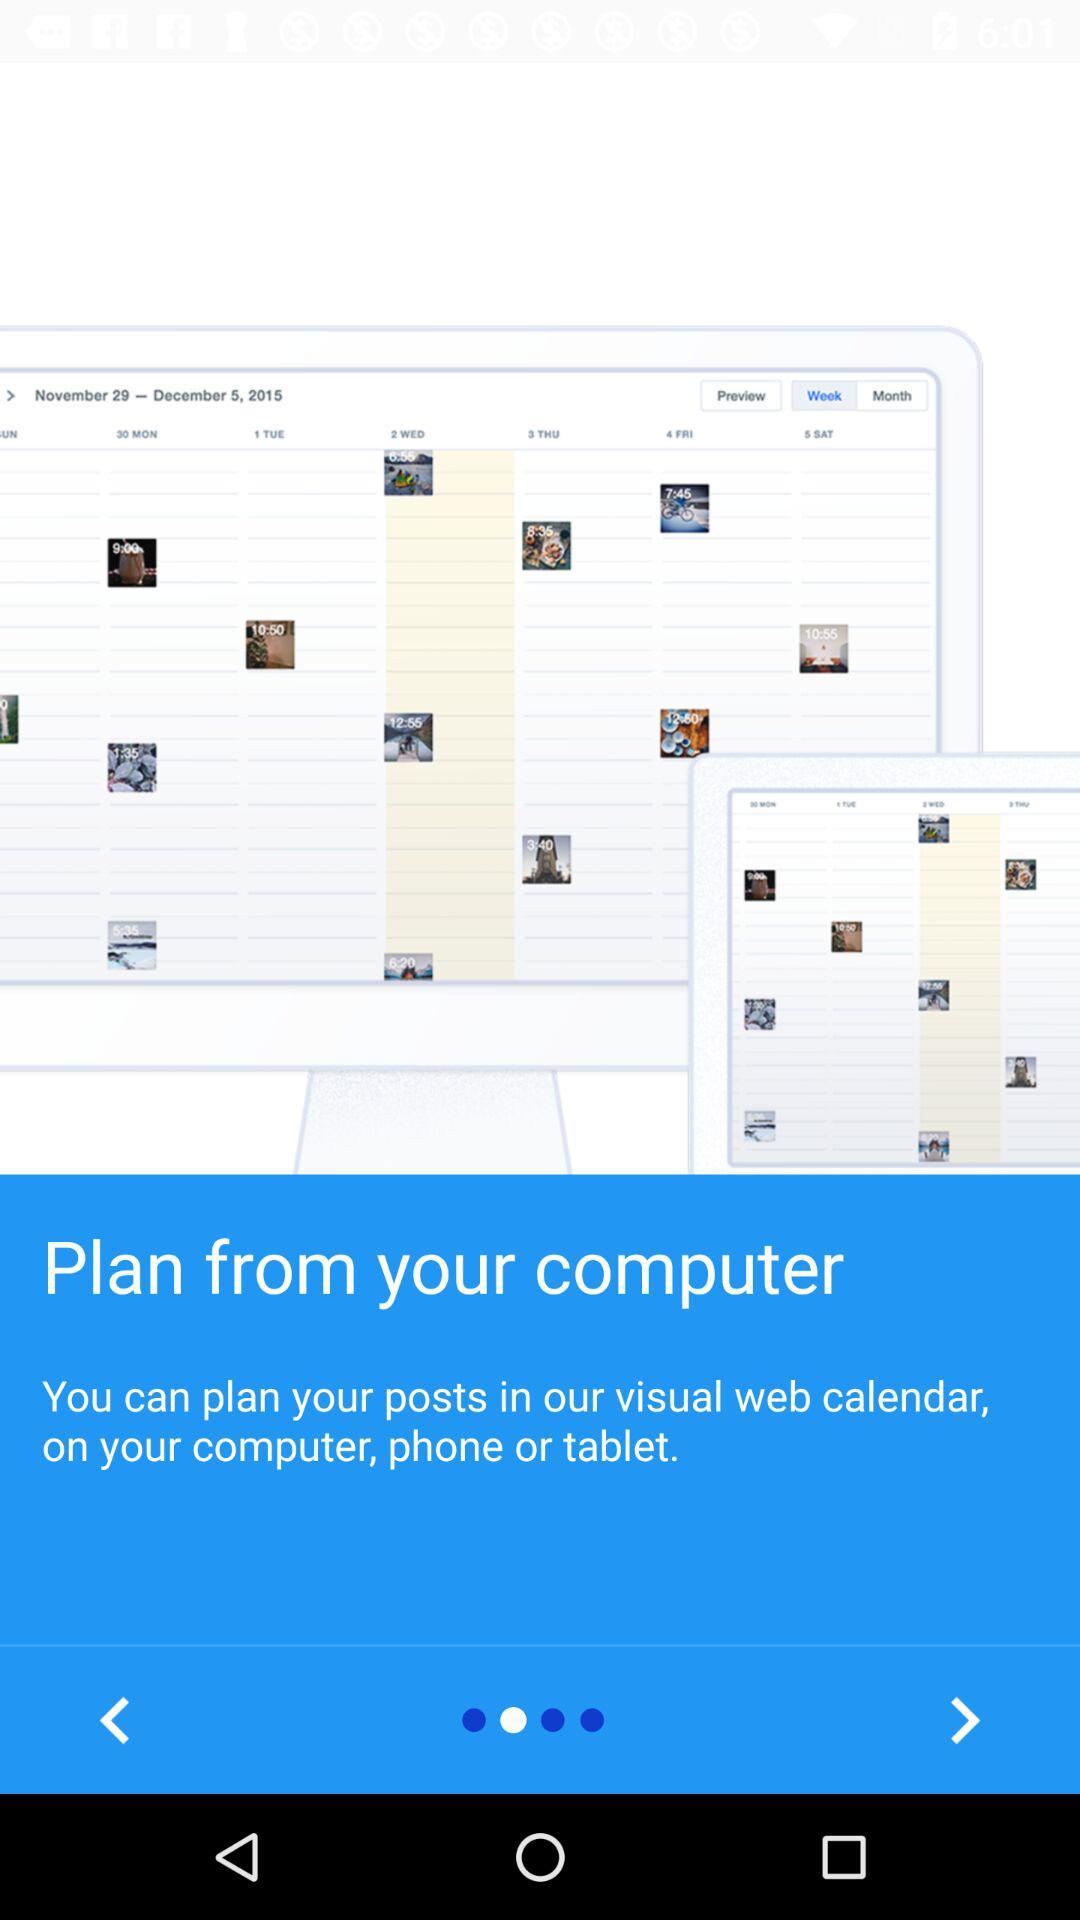 Image resolution: width=1080 pixels, height=1920 pixels. I want to click on go back, so click(115, 1719).